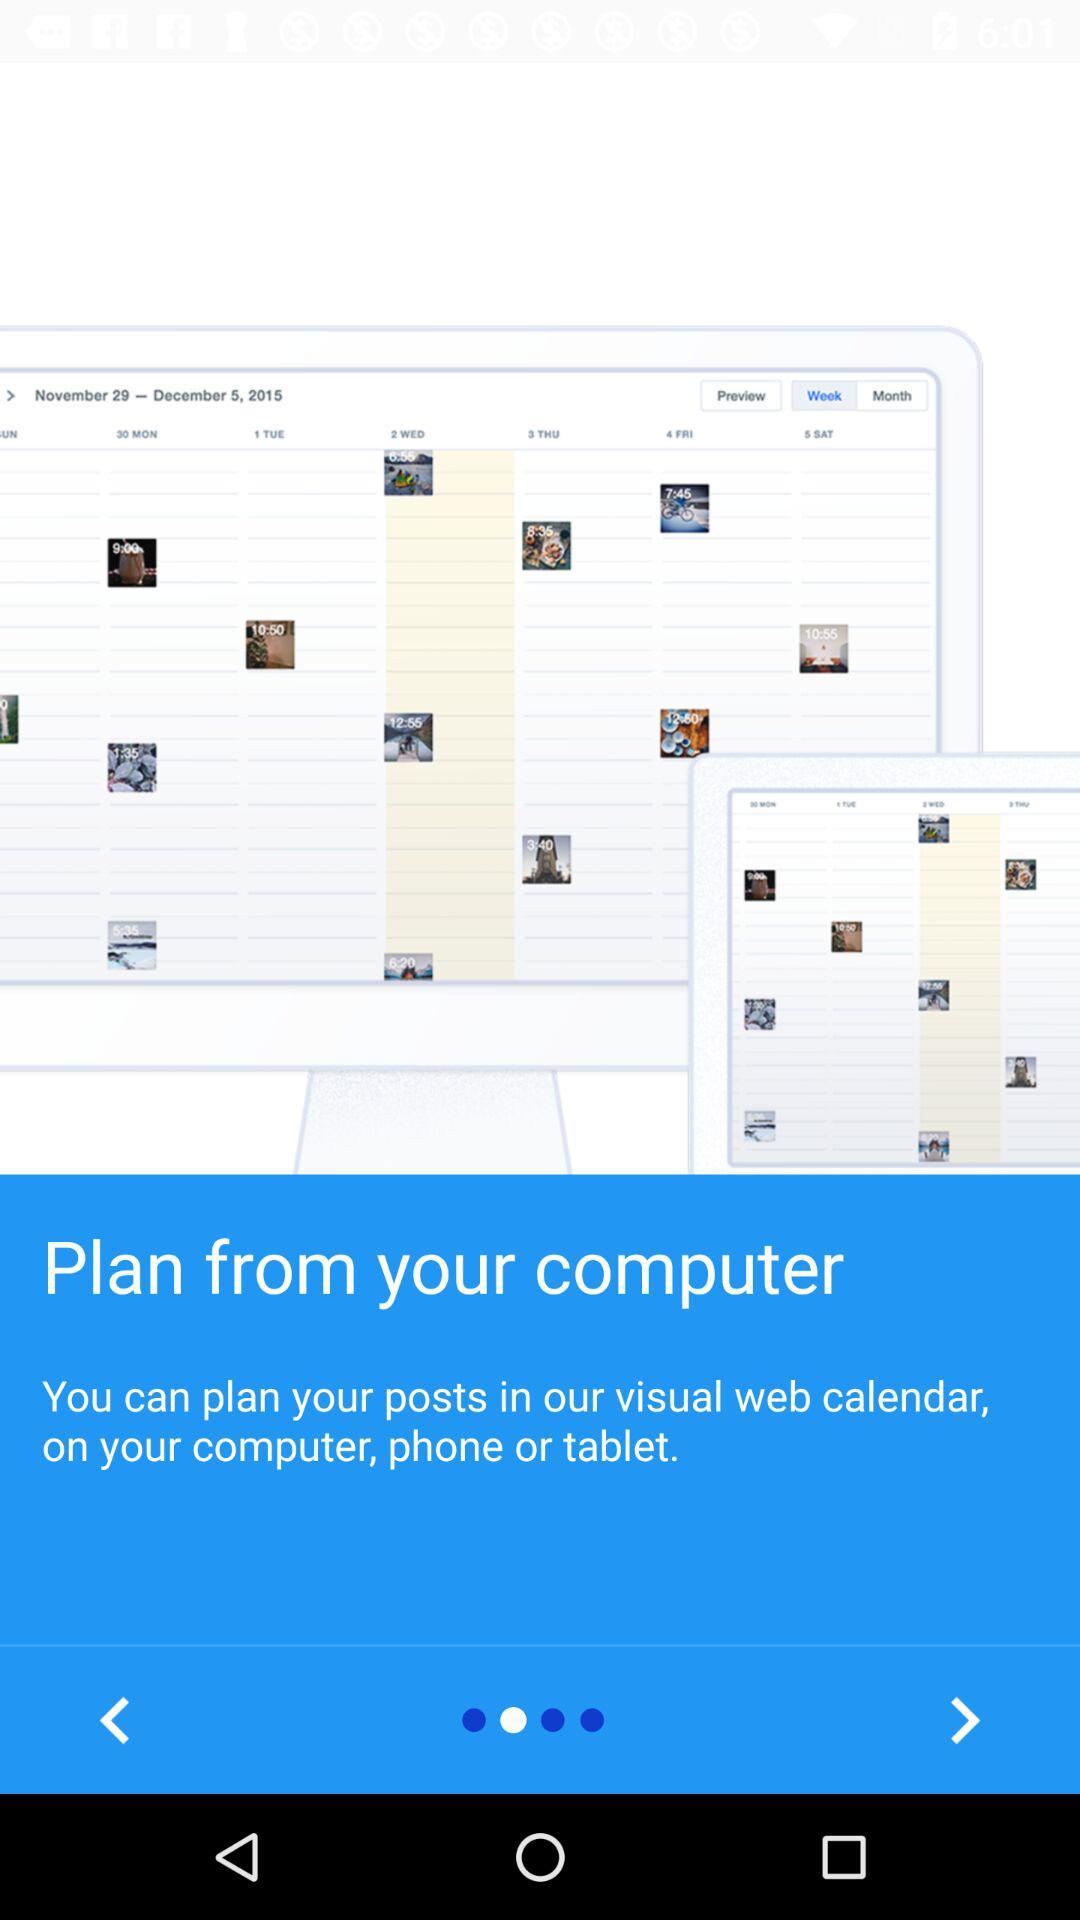 Image resolution: width=1080 pixels, height=1920 pixels. I want to click on go back, so click(115, 1719).